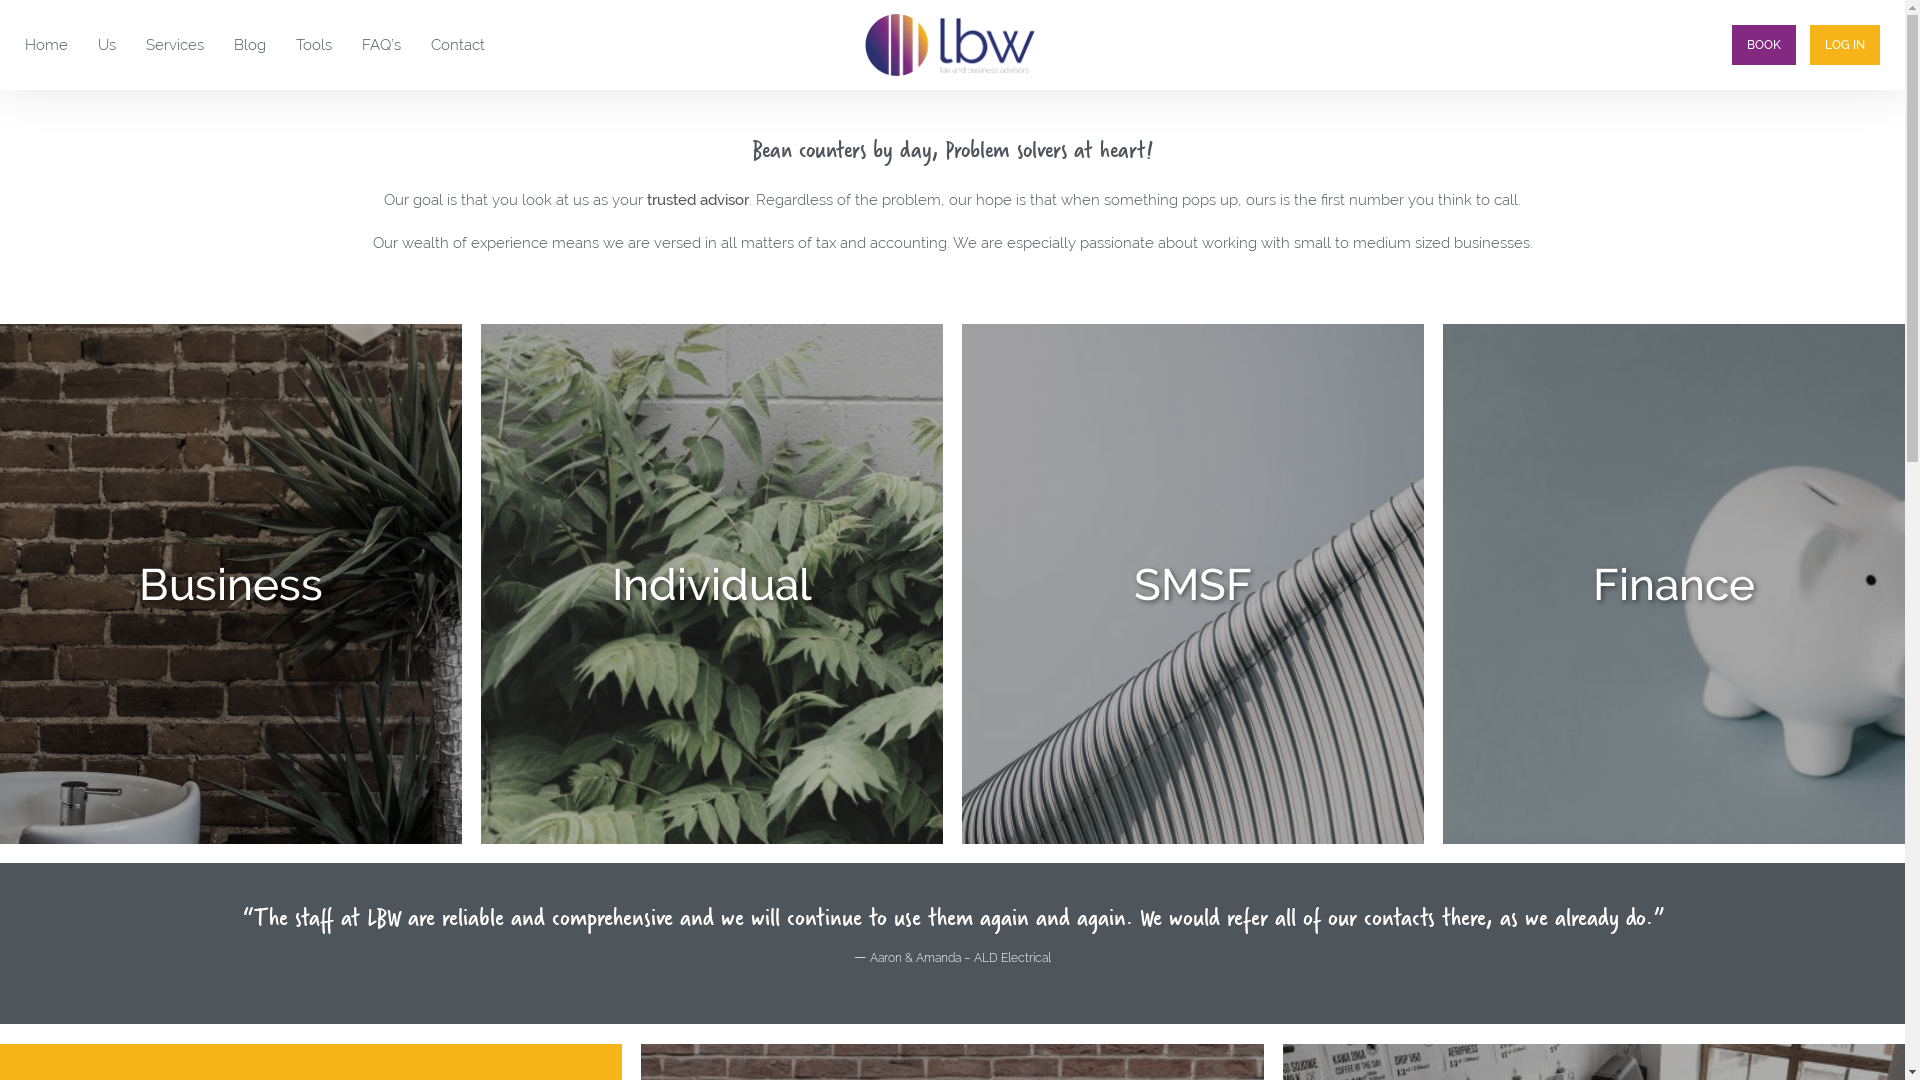 Image resolution: width=1920 pixels, height=1080 pixels. Describe the element at coordinates (312, 45) in the screenshot. I see `'Tools'` at that location.